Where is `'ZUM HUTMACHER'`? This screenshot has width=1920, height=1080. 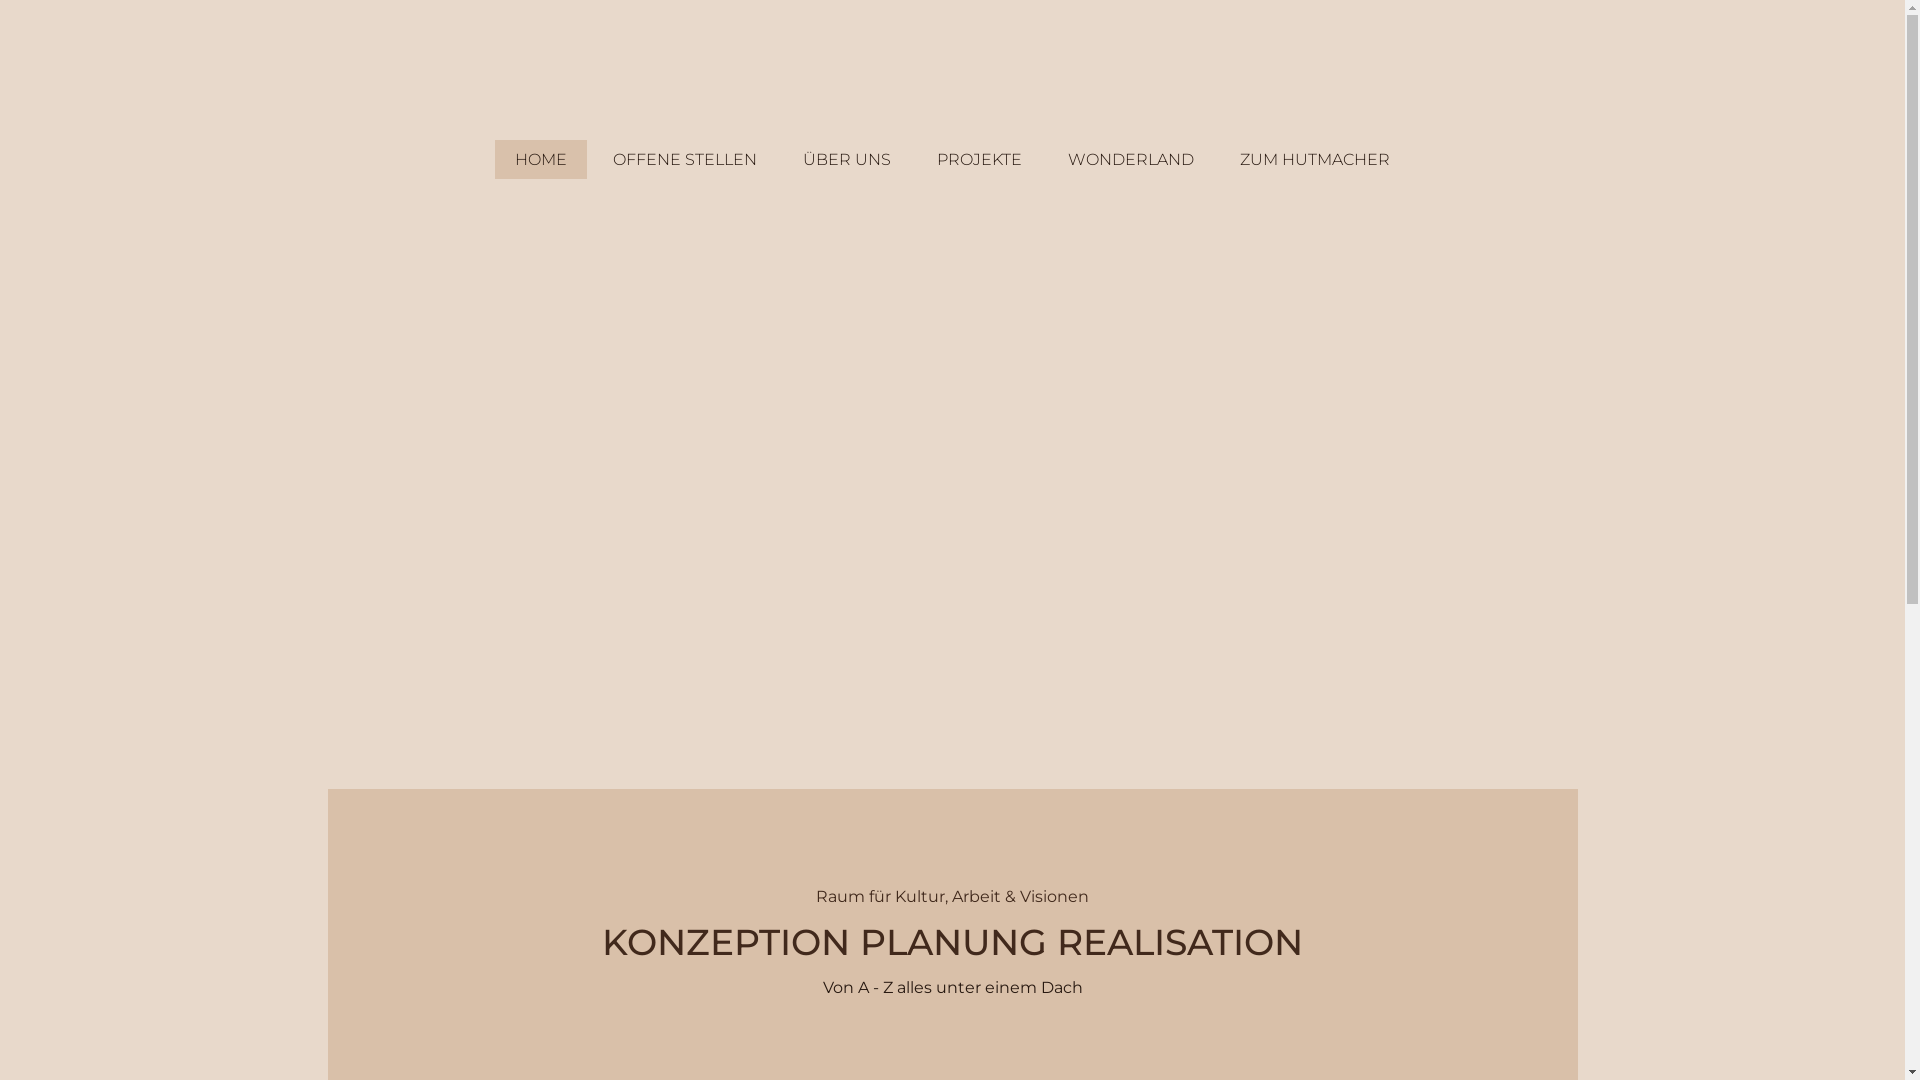 'ZUM HUTMACHER' is located at coordinates (1218, 158).